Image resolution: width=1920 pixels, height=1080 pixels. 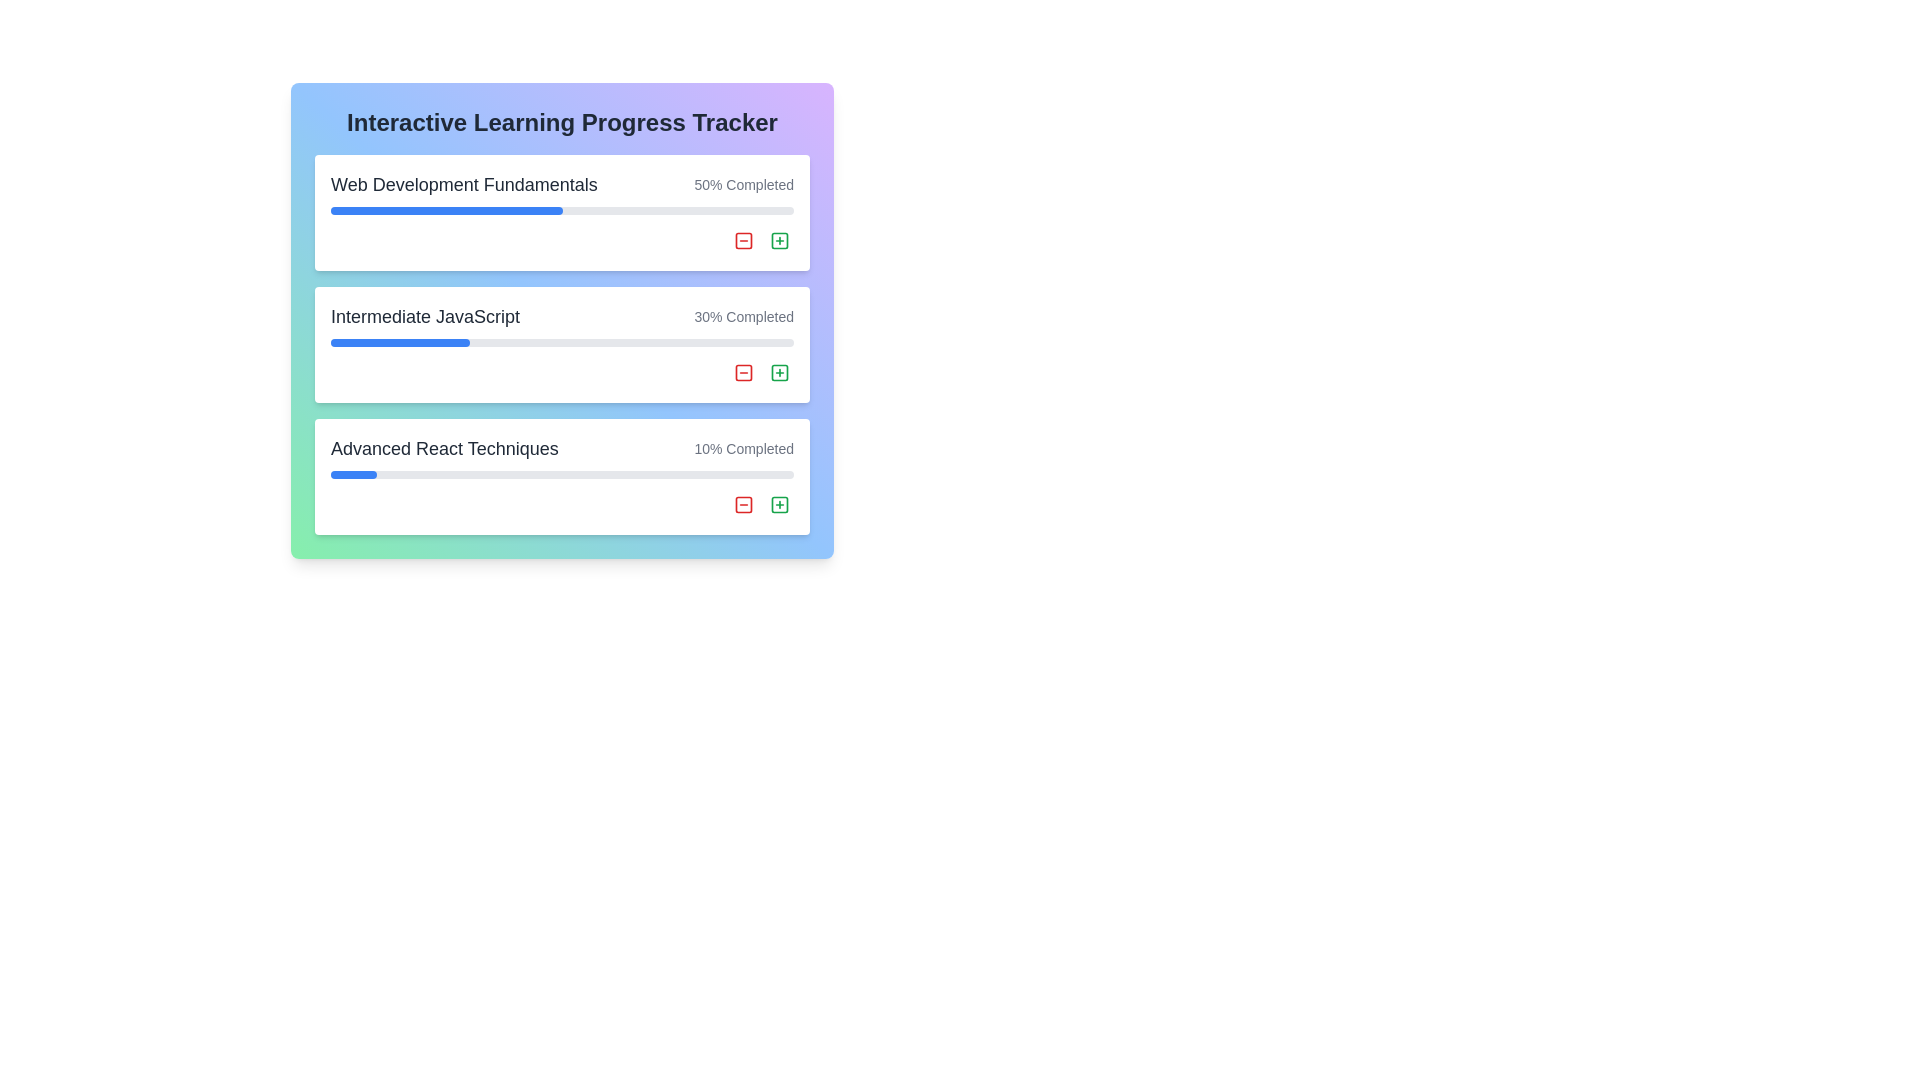 I want to click on the progress indicator representing 10% completion of the 'Advanced React Techniques' task in the horizontal progress bar, so click(x=354, y=474).